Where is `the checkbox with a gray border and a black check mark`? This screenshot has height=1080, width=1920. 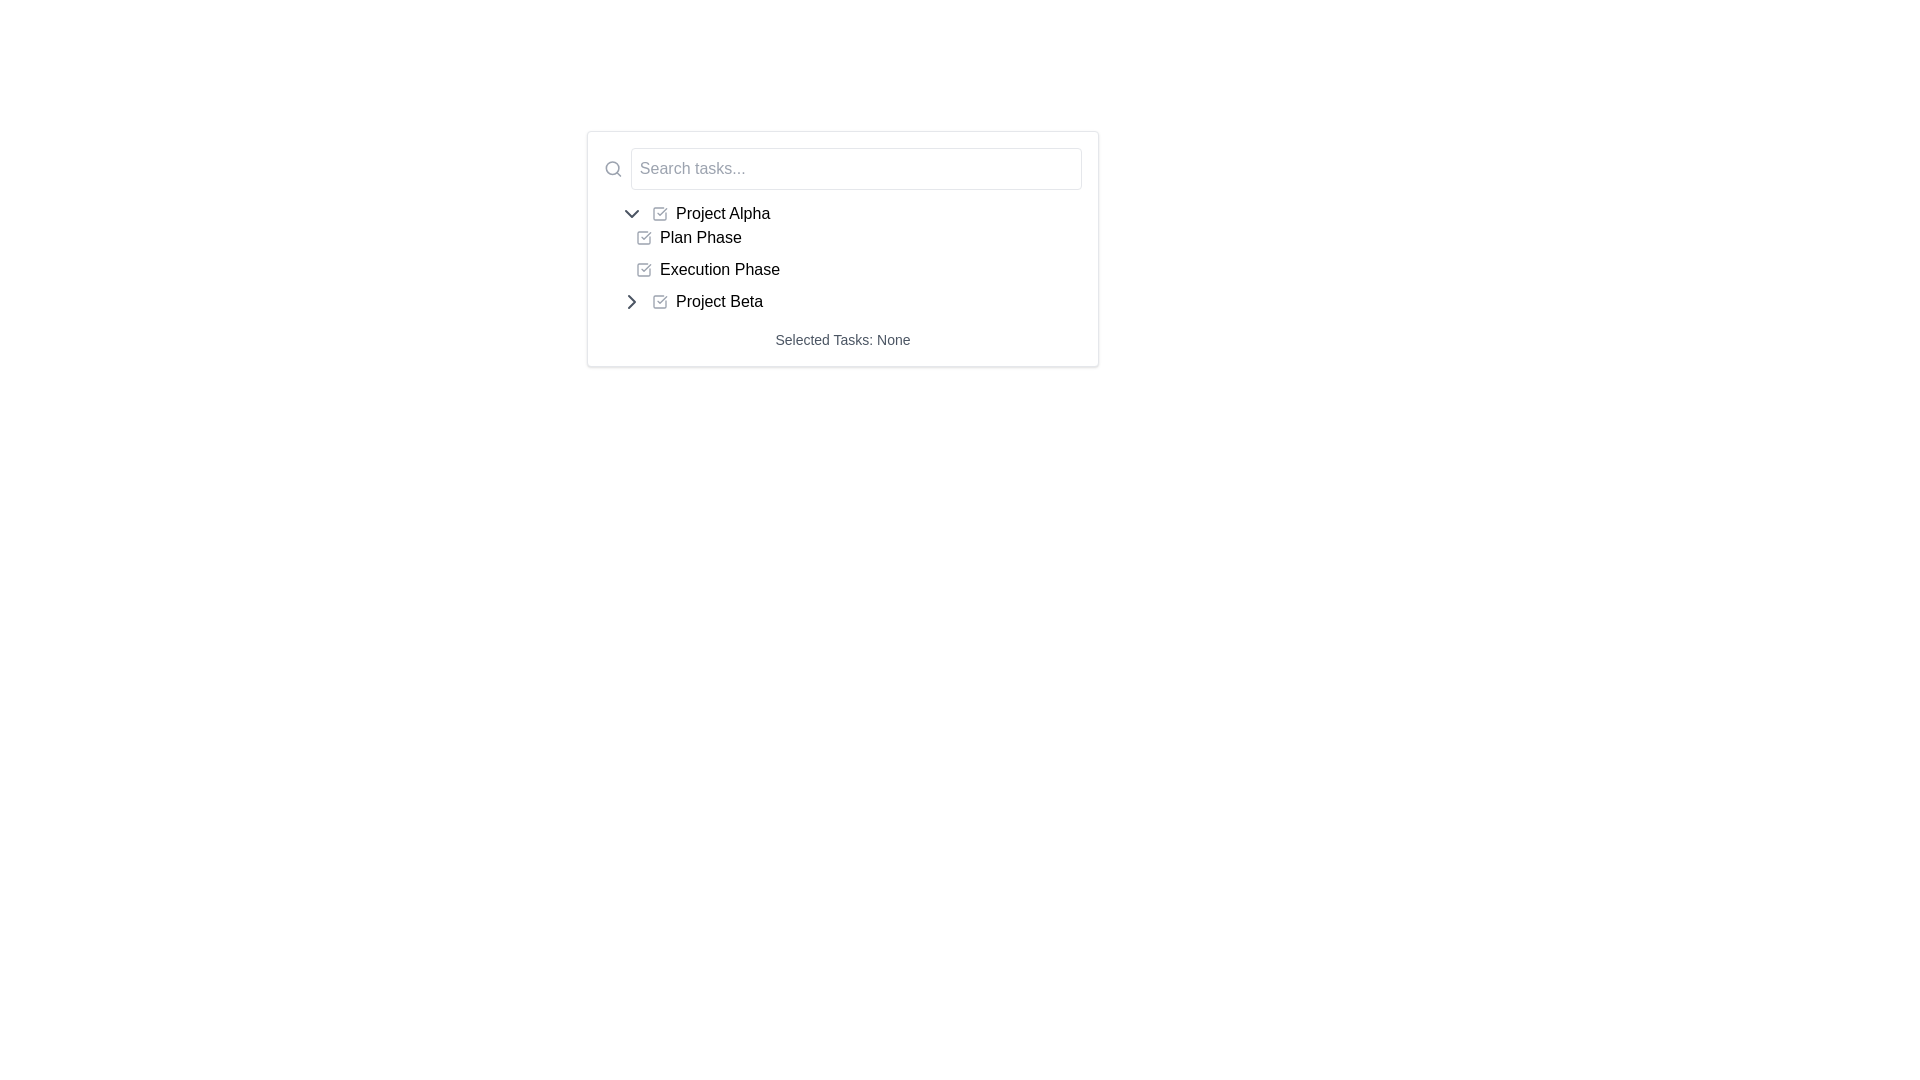
the checkbox with a gray border and a black check mark is located at coordinates (643, 270).